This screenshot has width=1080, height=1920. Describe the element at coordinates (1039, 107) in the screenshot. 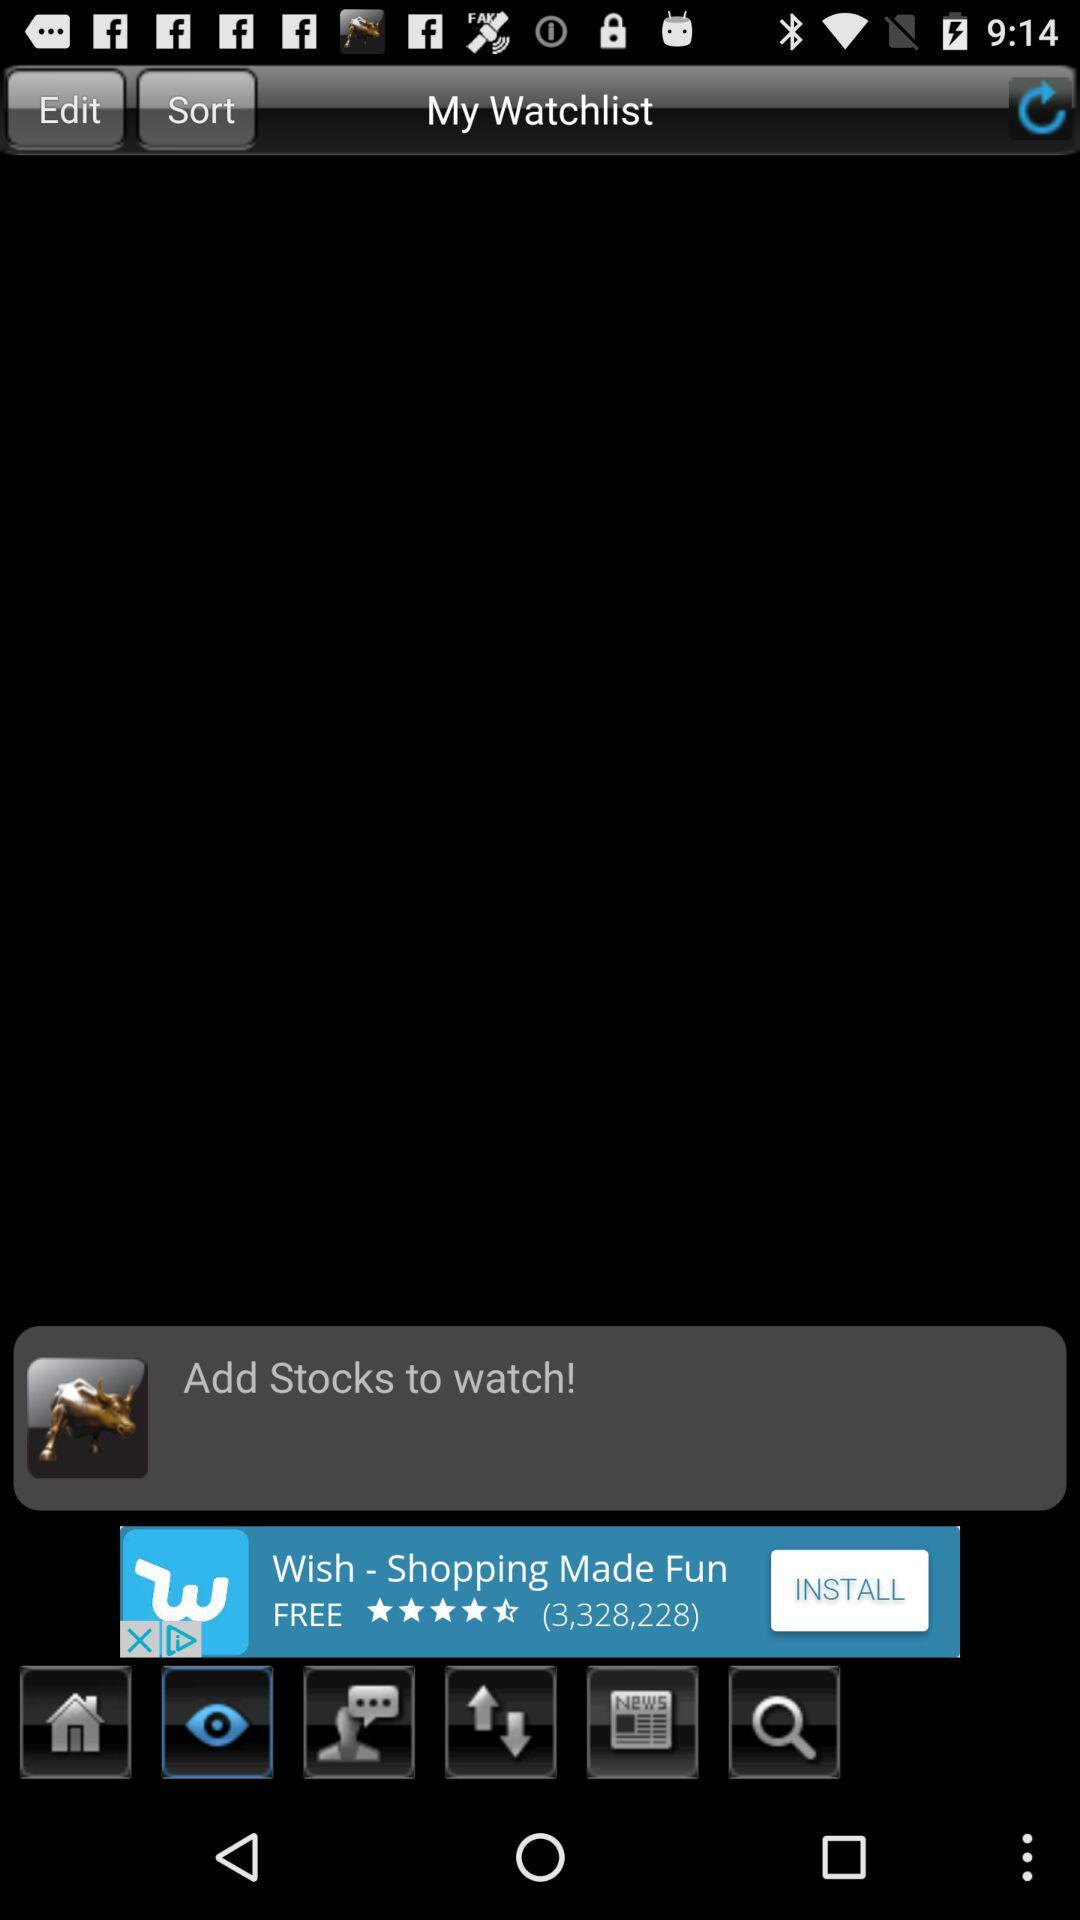

I see `refresh` at that location.